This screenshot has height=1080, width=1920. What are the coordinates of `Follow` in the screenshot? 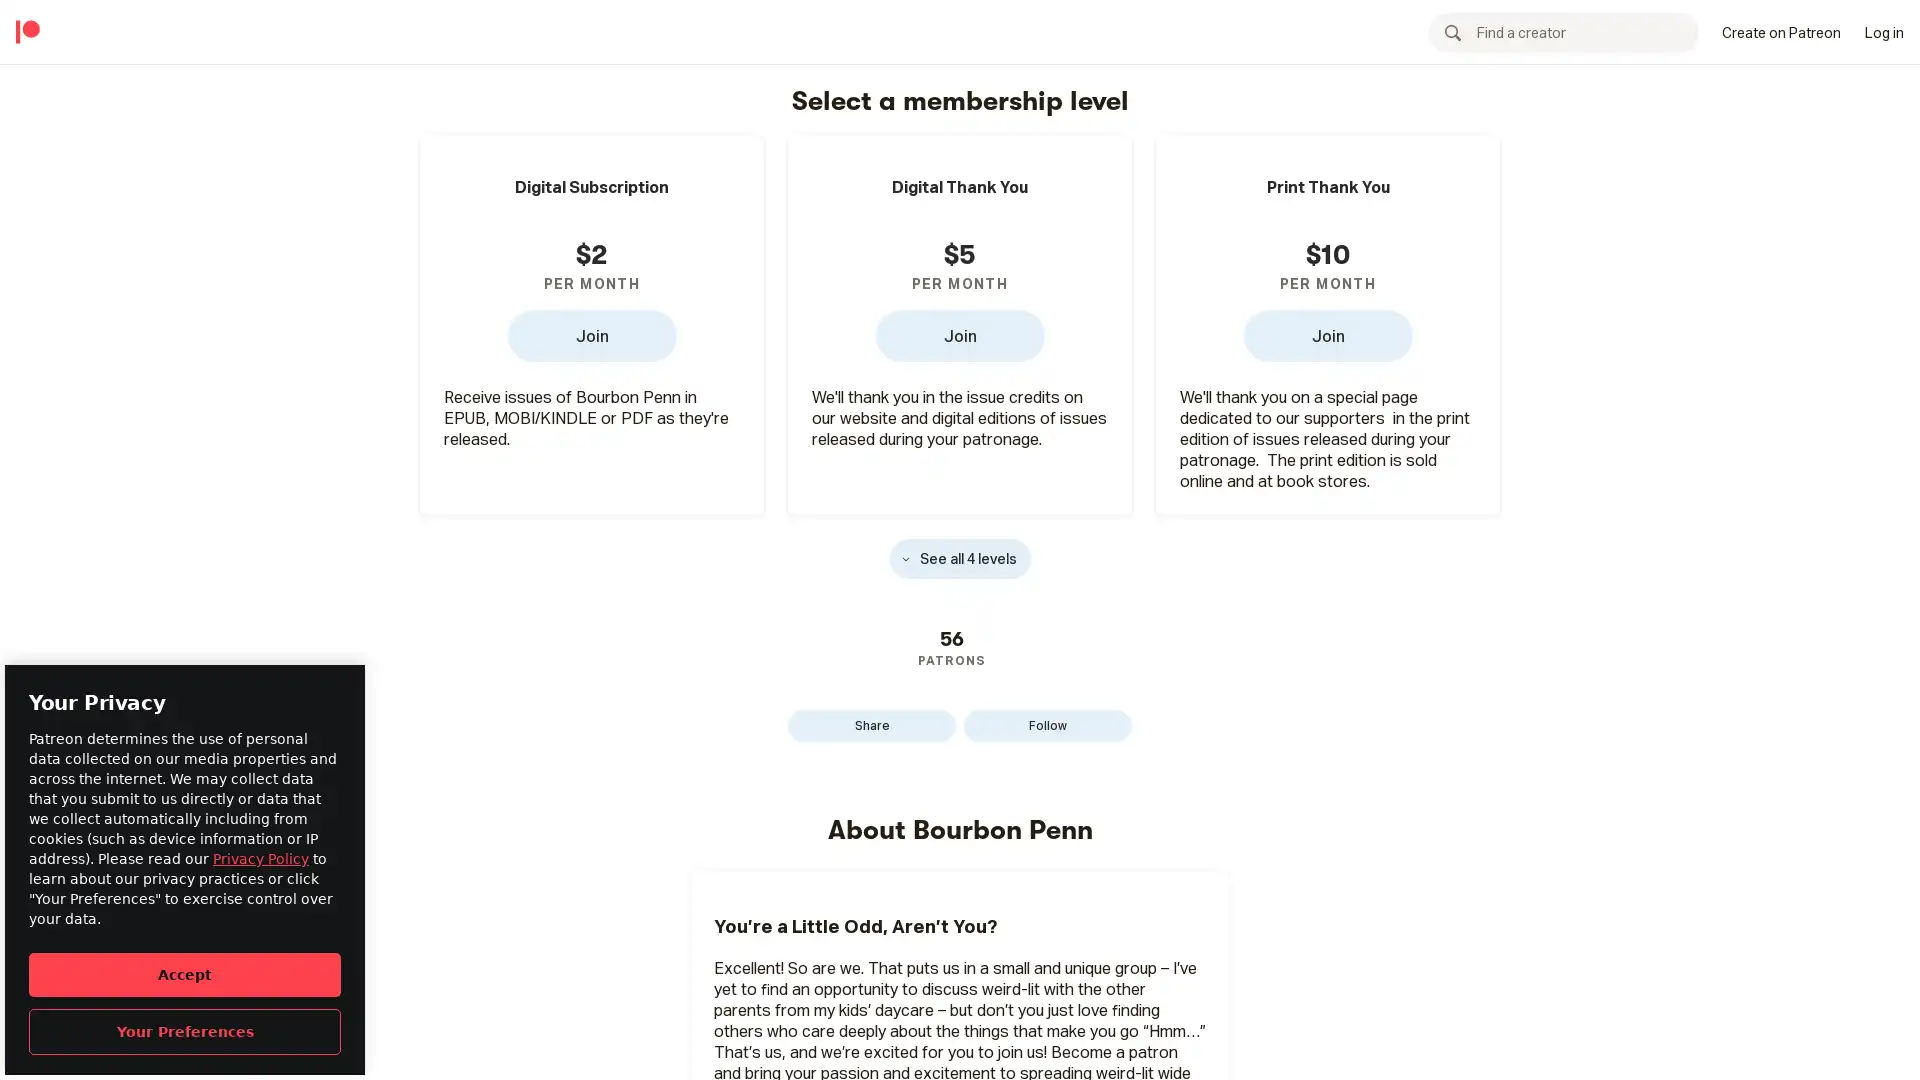 It's located at (1046, 725).